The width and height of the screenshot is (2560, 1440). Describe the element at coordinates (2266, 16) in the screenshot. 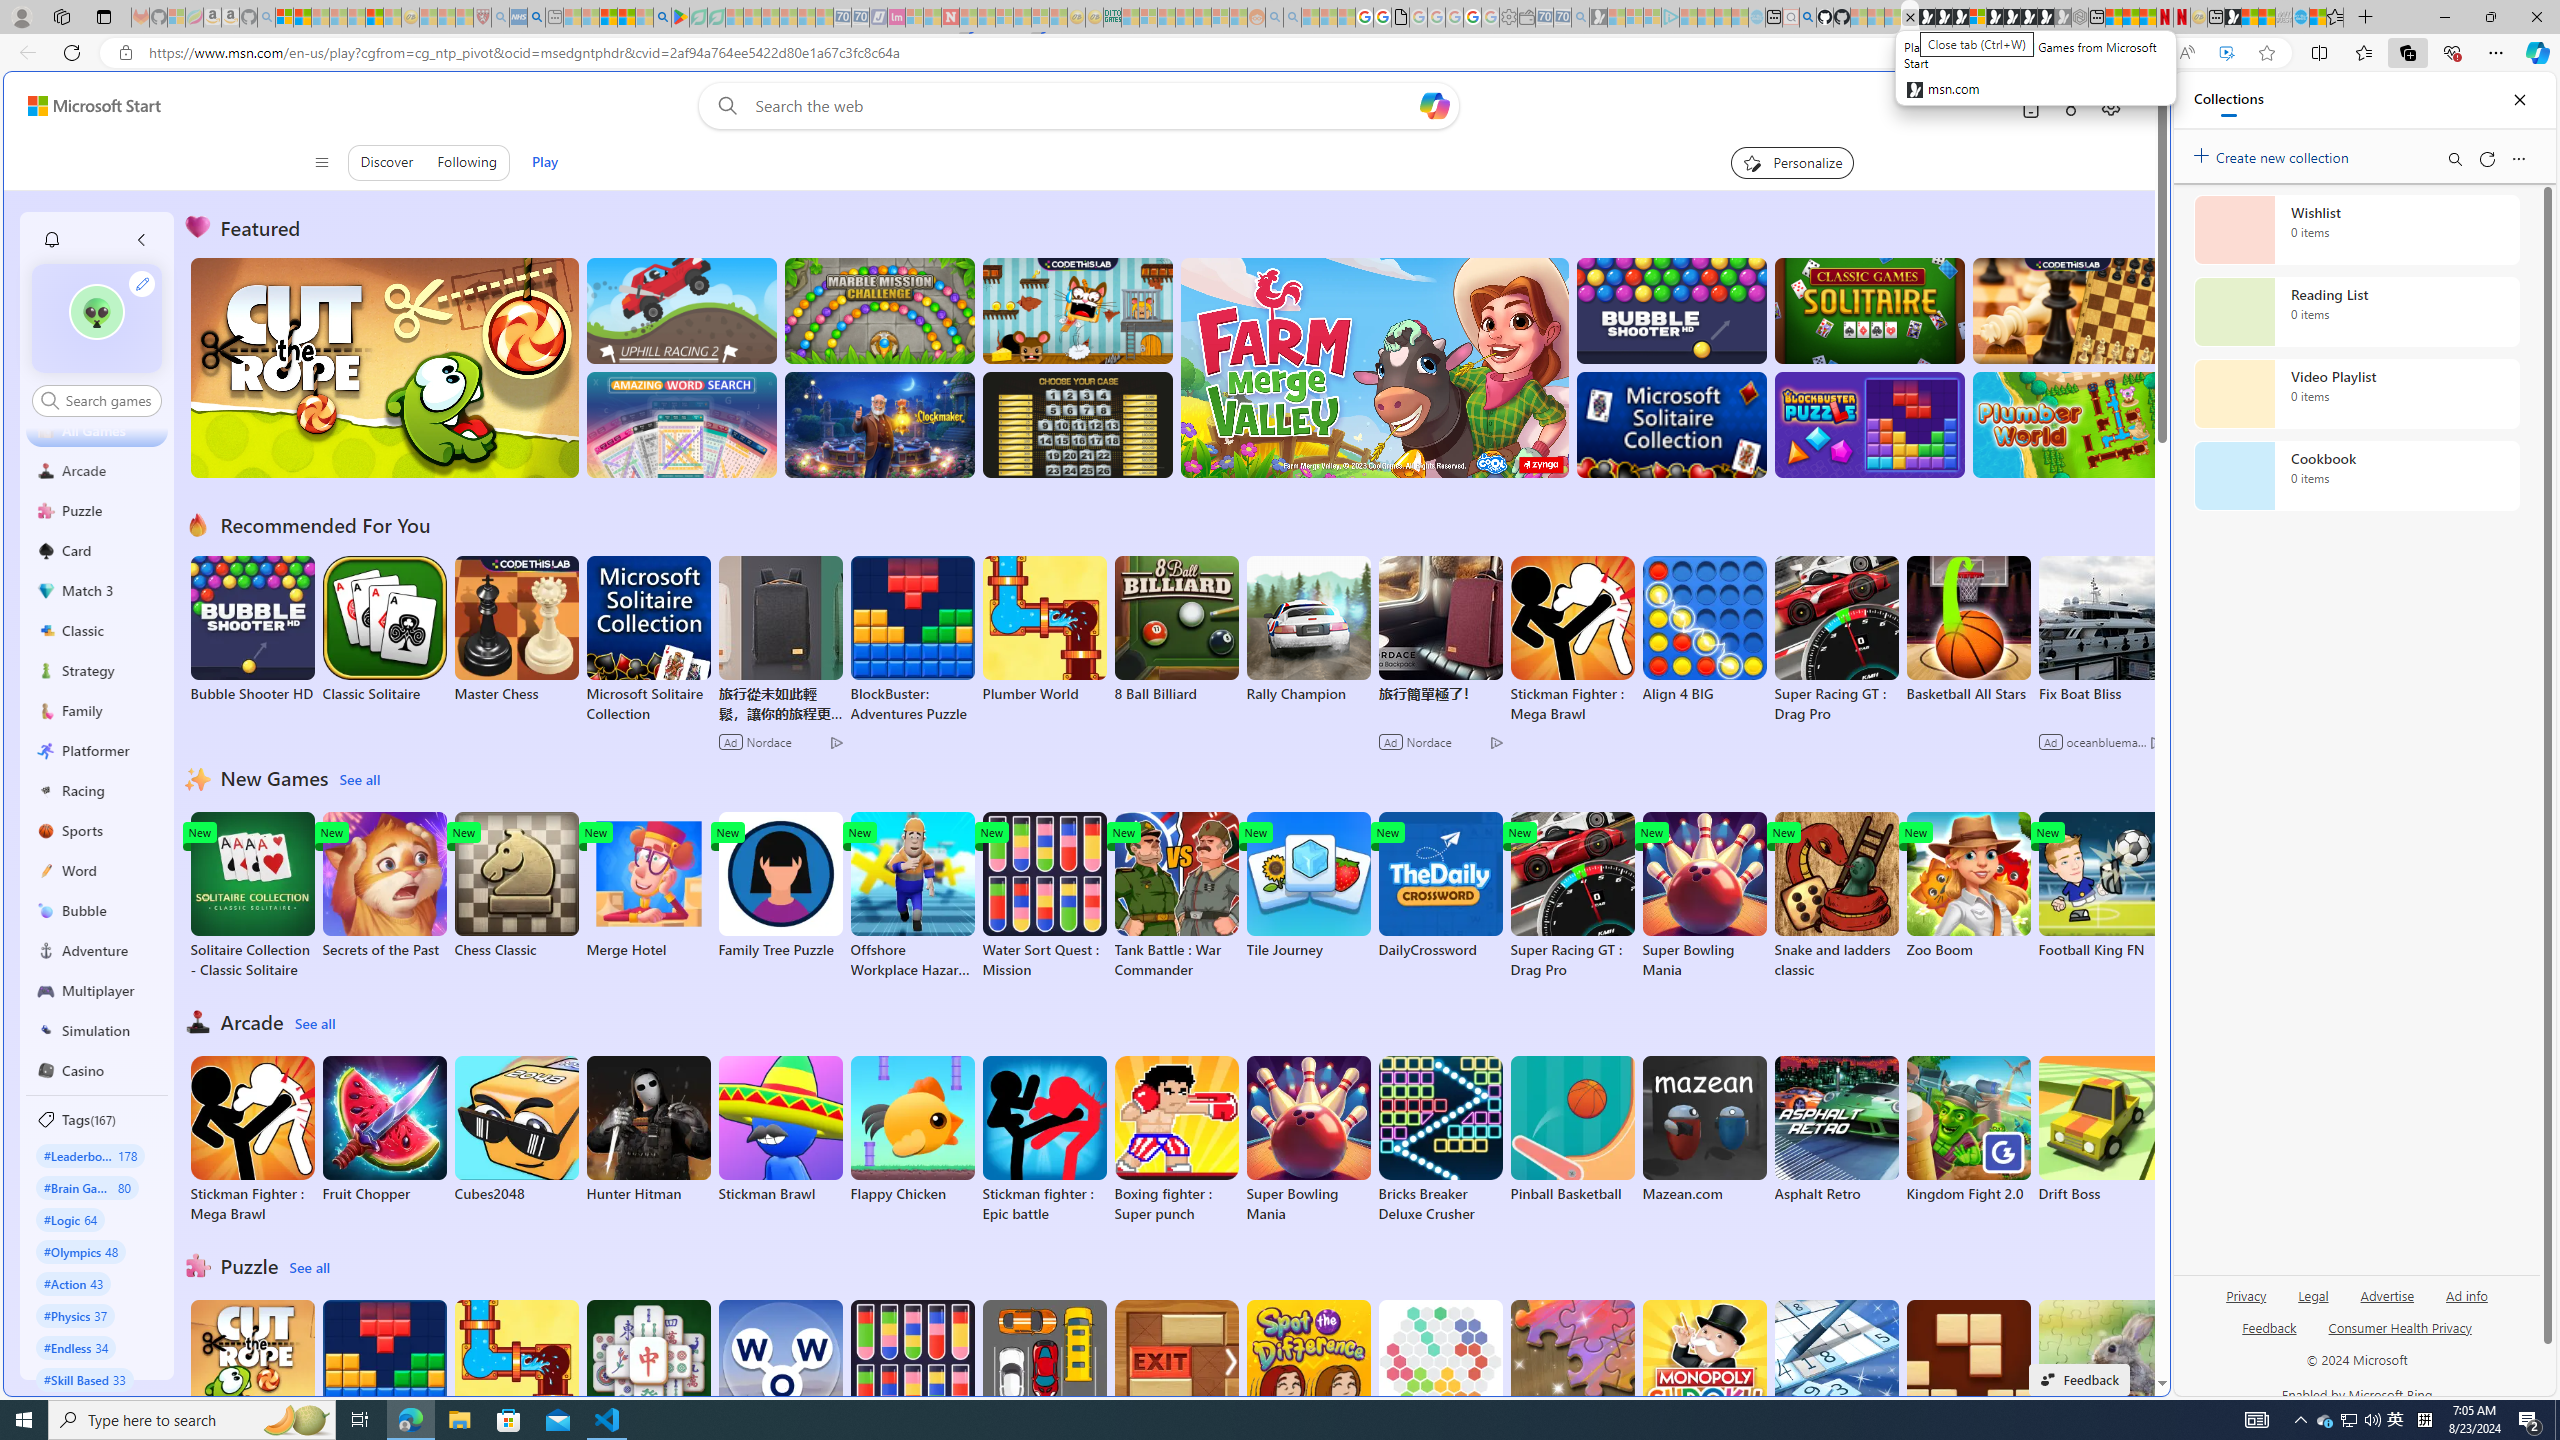

I see `'Earth has six continents not seven, radical new study claims'` at that location.